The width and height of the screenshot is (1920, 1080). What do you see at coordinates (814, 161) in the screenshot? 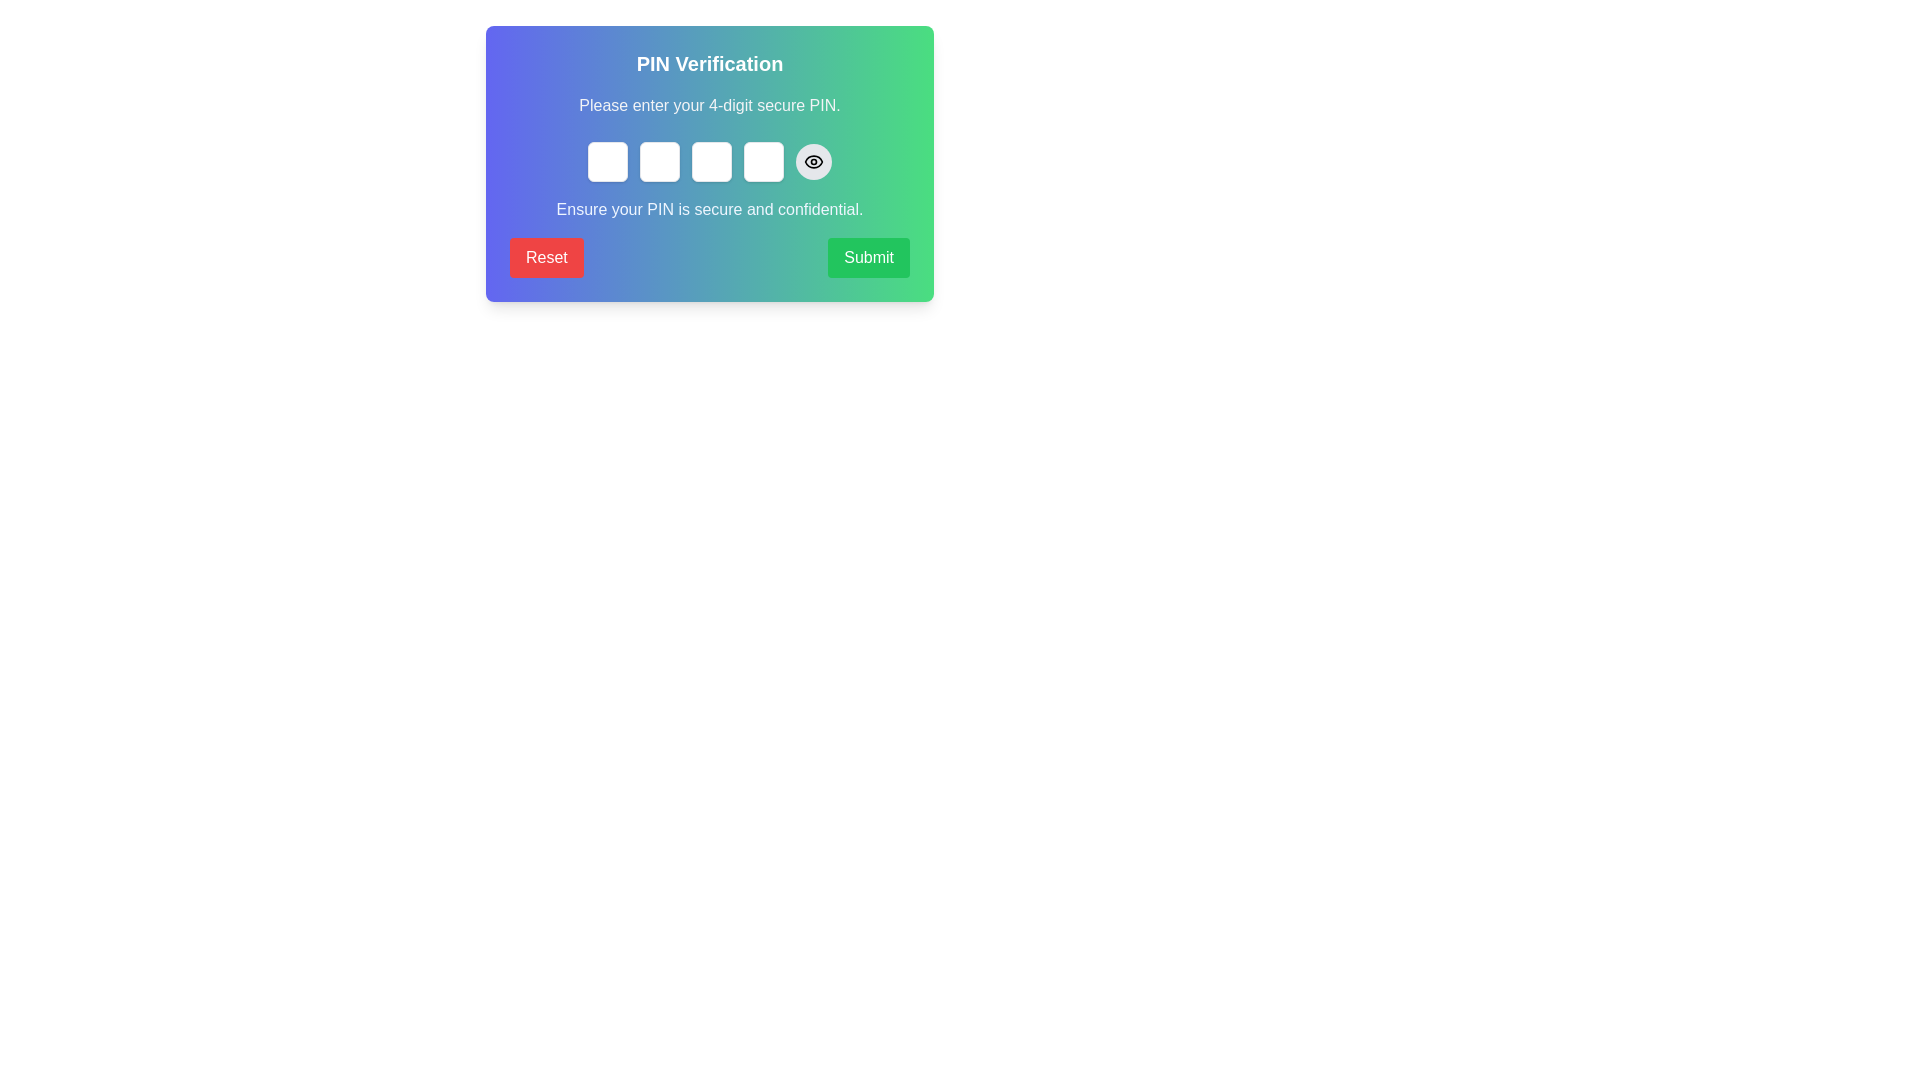
I see `the eye-shaped icon within the interactive button` at bounding box center [814, 161].